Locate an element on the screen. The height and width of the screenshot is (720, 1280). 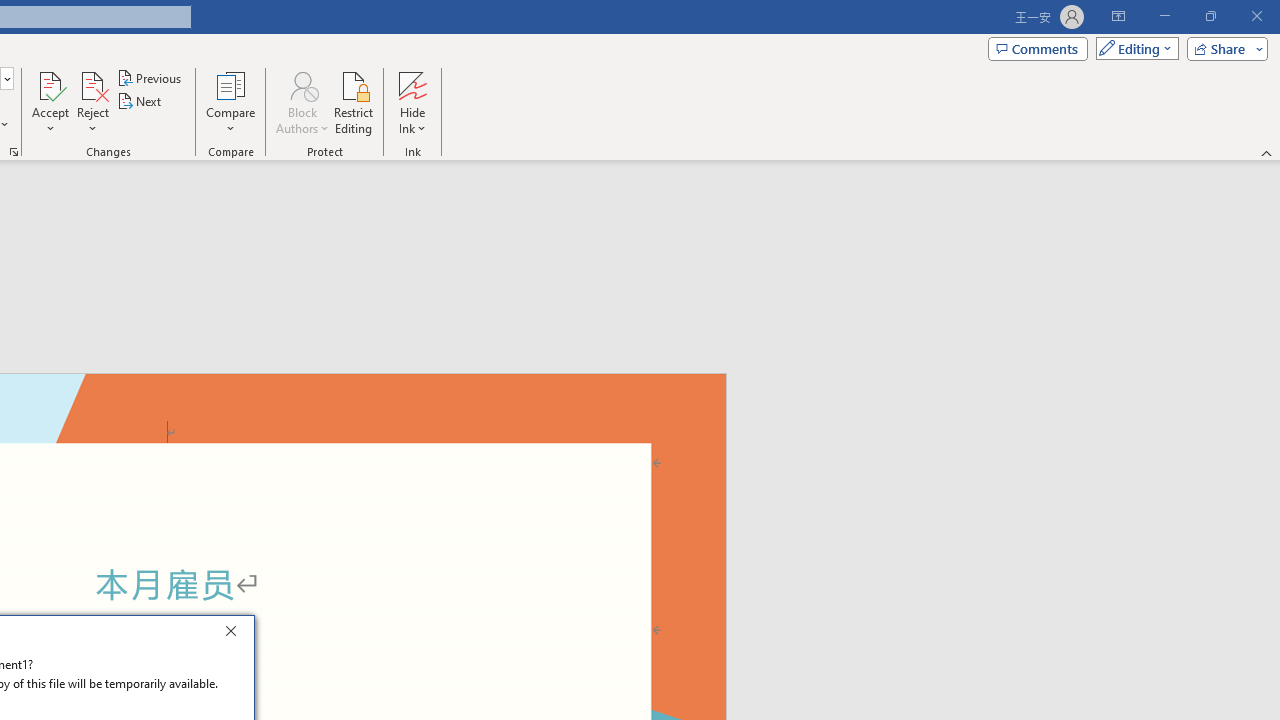
'Change Tracking Options...' is located at coordinates (14, 150).